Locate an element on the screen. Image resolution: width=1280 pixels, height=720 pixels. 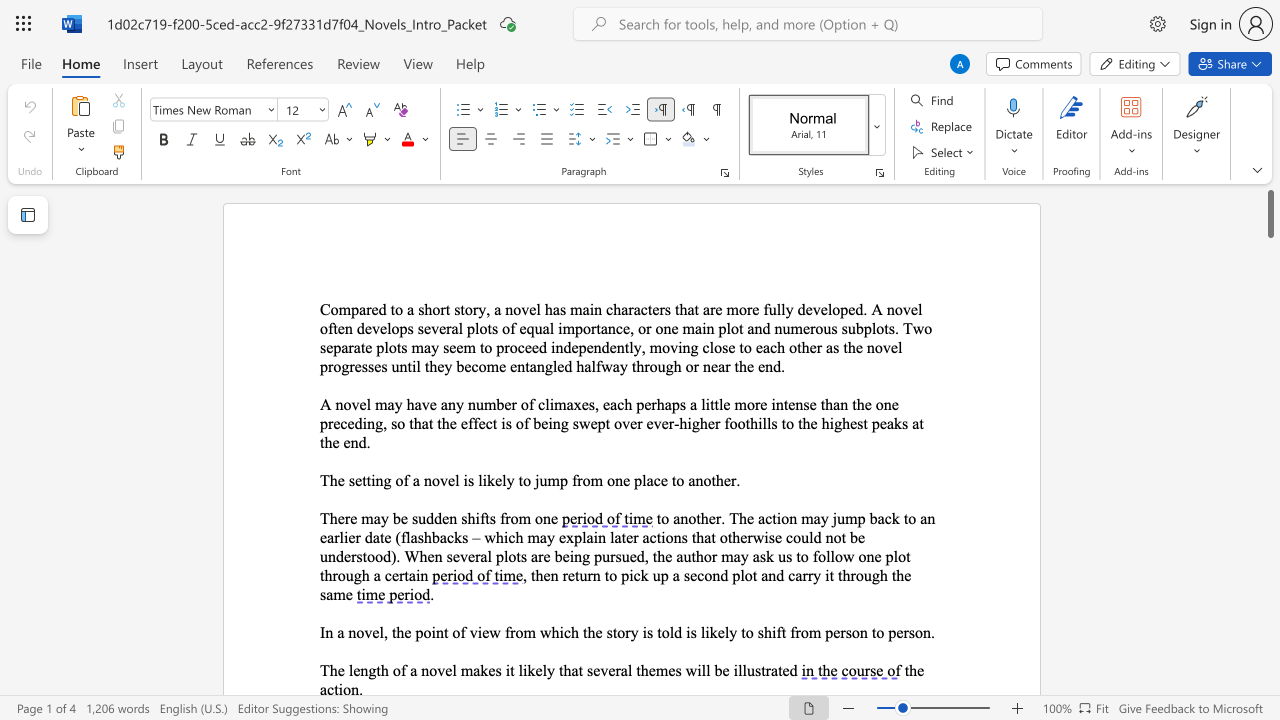
the 1th character "n" in the text is located at coordinates (684, 517).